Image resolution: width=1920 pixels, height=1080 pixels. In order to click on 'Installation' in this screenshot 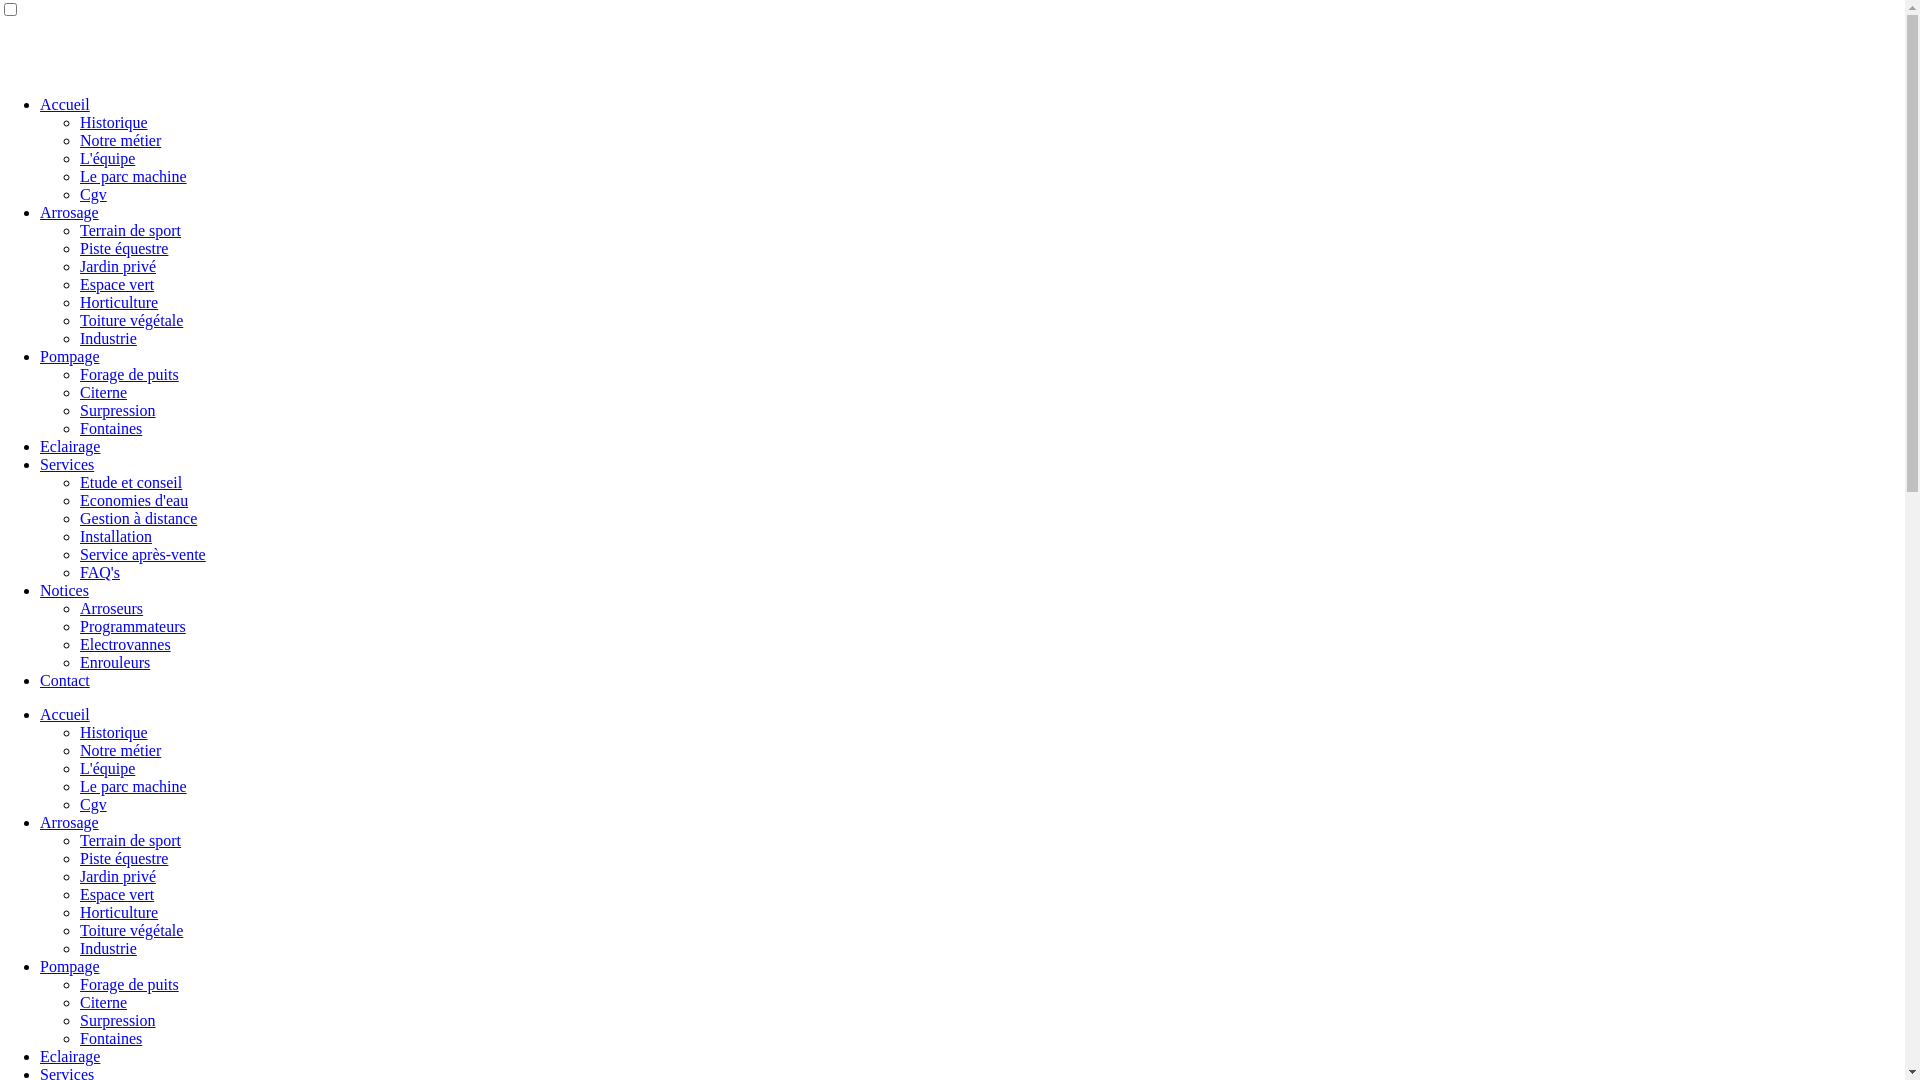, I will do `click(114, 535)`.